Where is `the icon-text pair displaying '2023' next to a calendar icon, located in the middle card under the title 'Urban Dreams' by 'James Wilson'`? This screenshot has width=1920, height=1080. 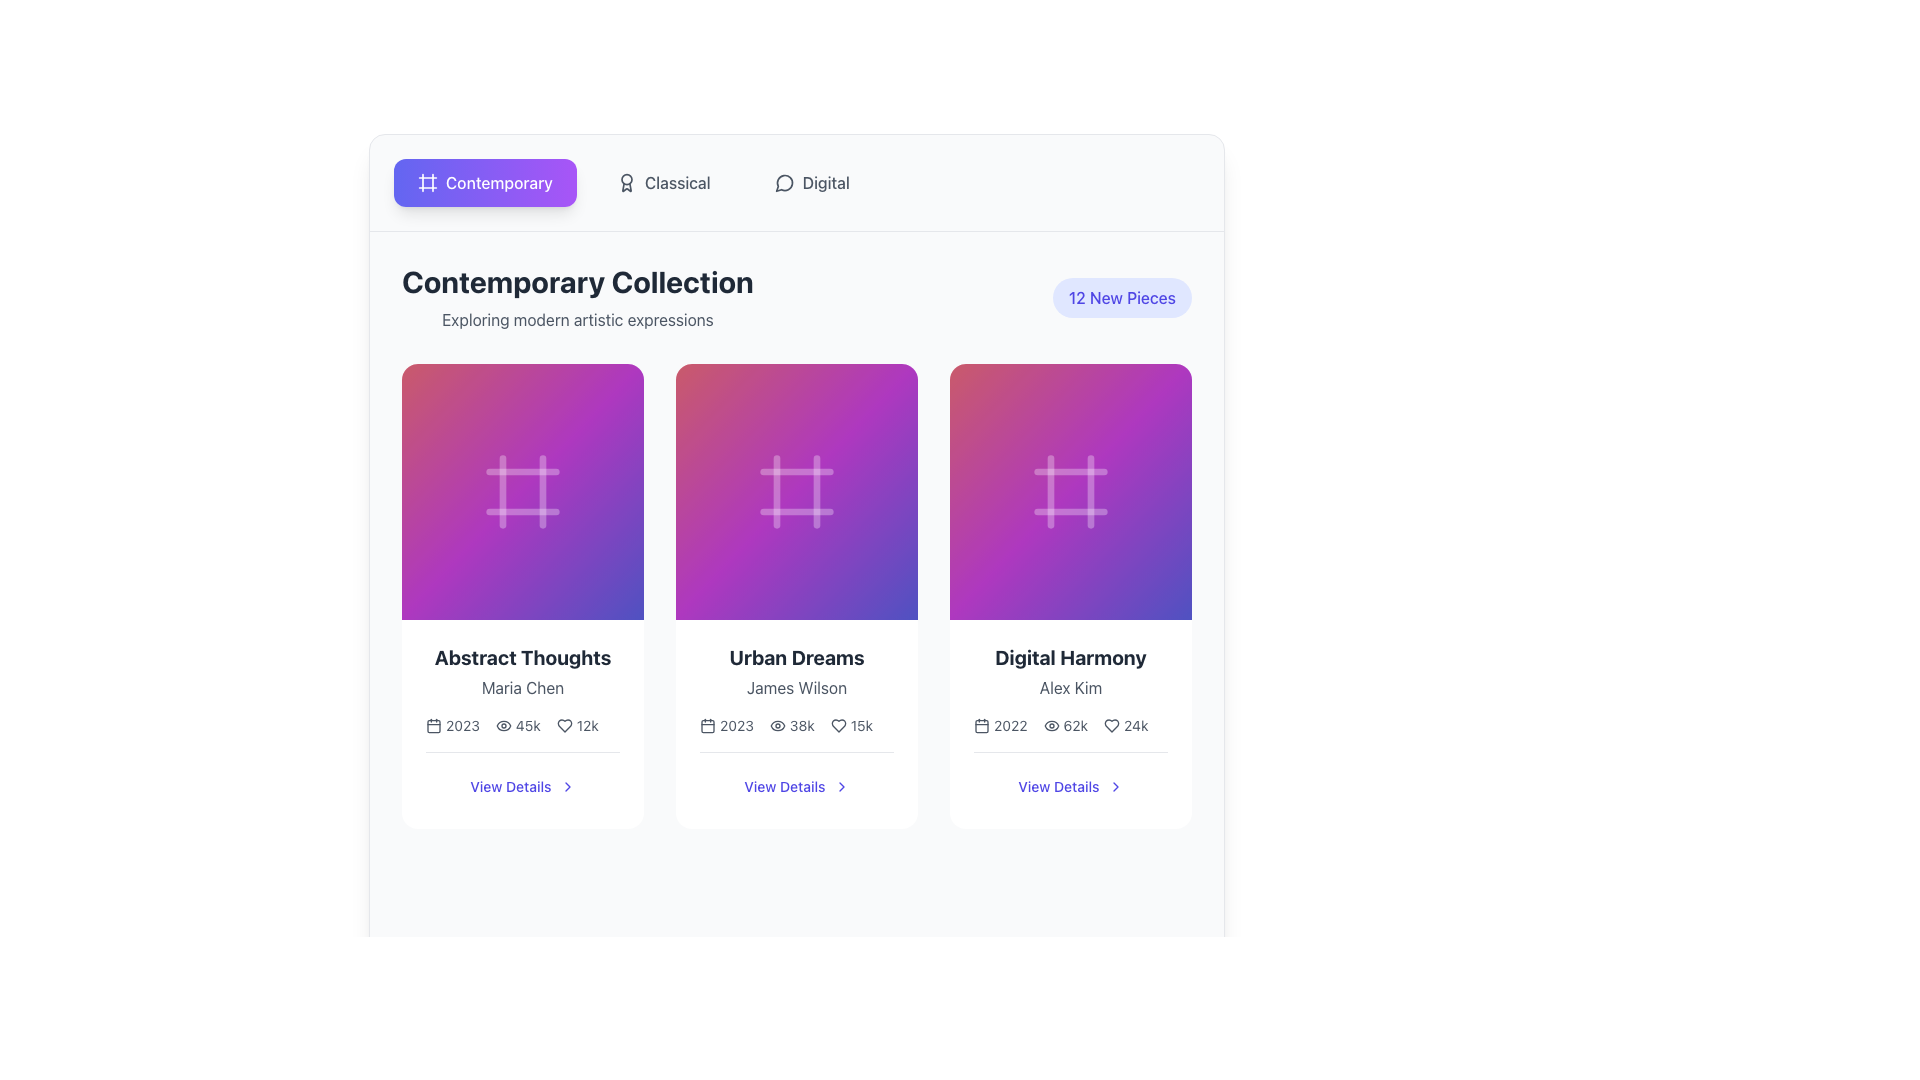
the icon-text pair displaying '2023' next to a calendar icon, located in the middle card under the title 'Urban Dreams' by 'James Wilson' is located at coordinates (725, 725).